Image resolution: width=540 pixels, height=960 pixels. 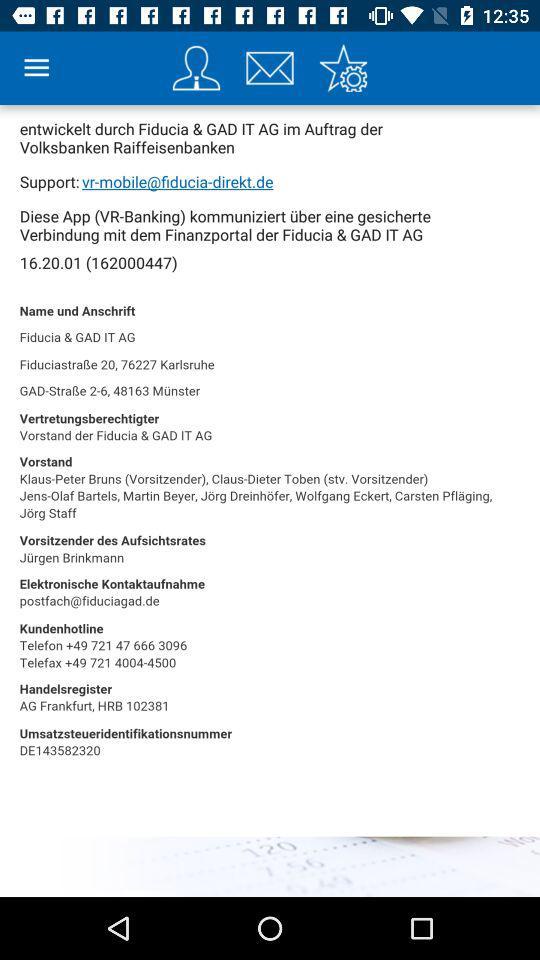 What do you see at coordinates (342, 68) in the screenshot?
I see `rating` at bounding box center [342, 68].